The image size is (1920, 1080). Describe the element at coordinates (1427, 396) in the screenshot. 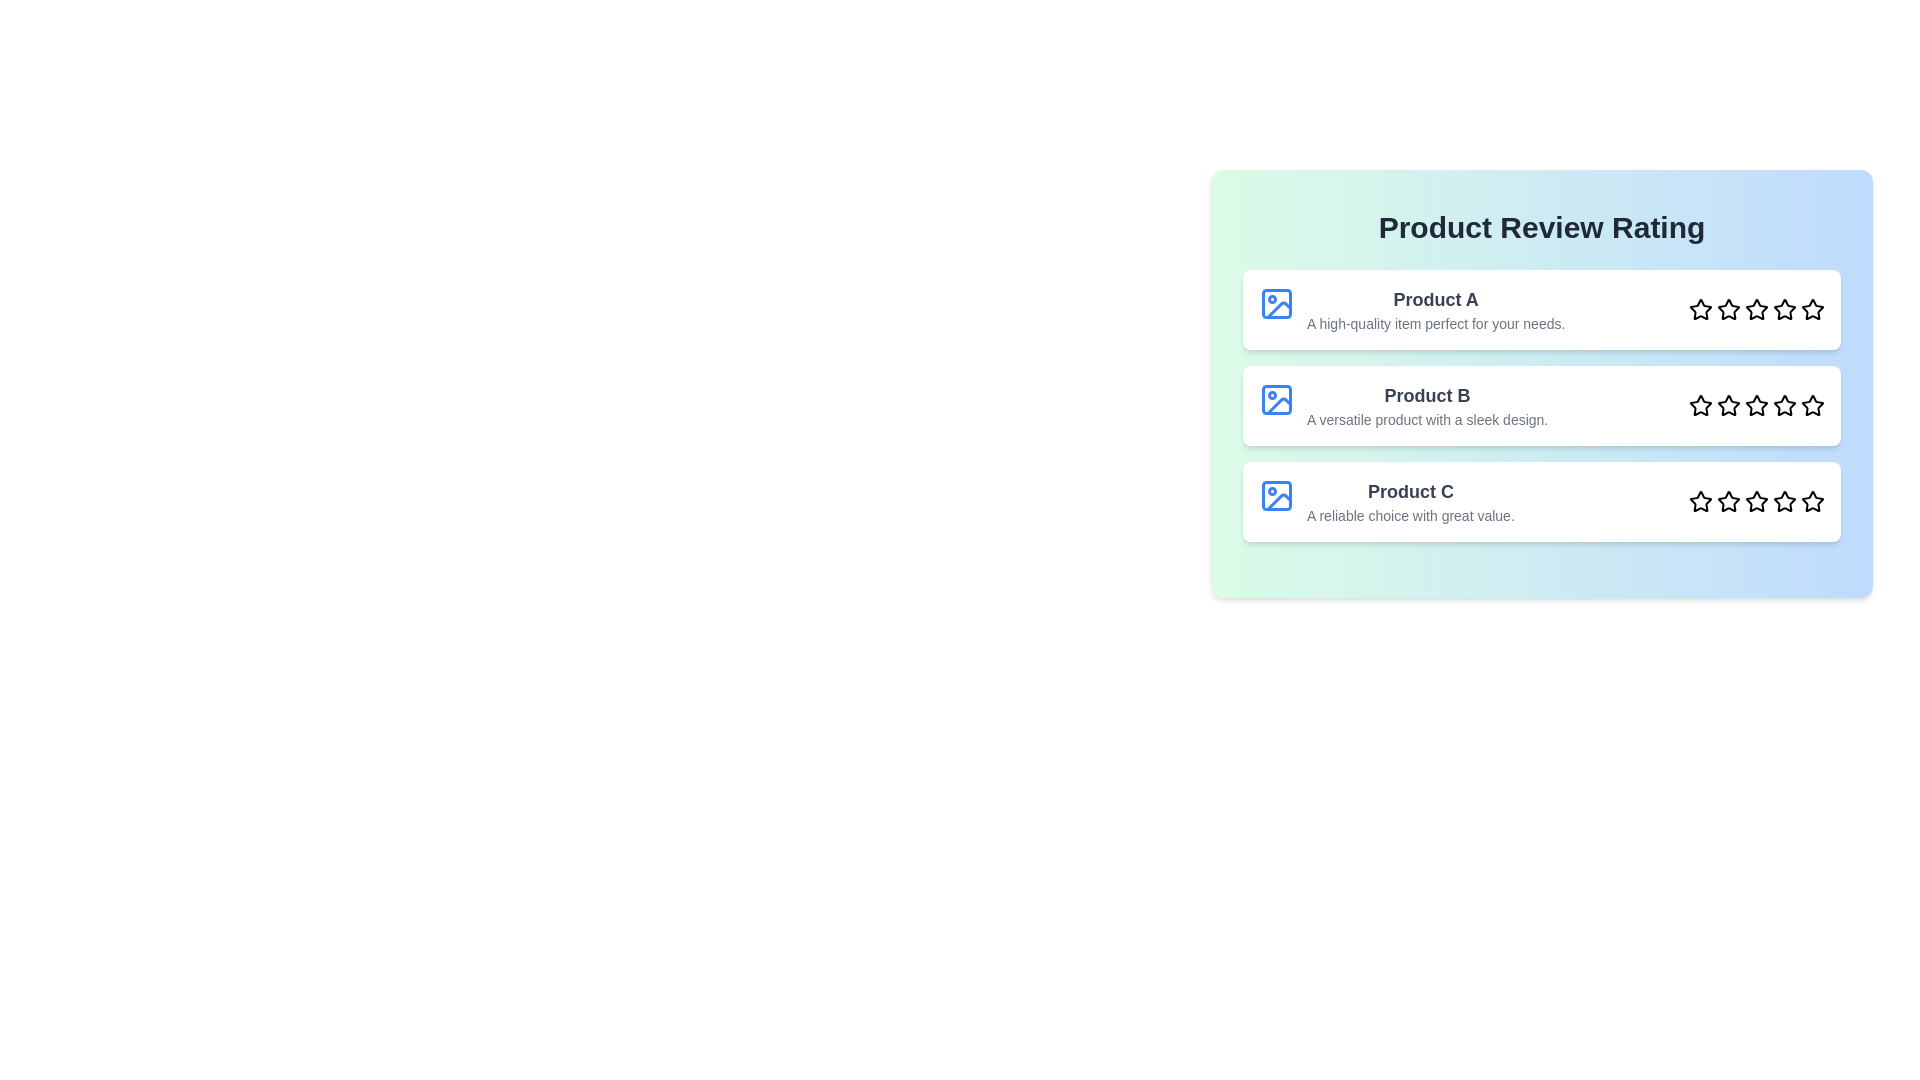

I see `the product name Product B` at that location.